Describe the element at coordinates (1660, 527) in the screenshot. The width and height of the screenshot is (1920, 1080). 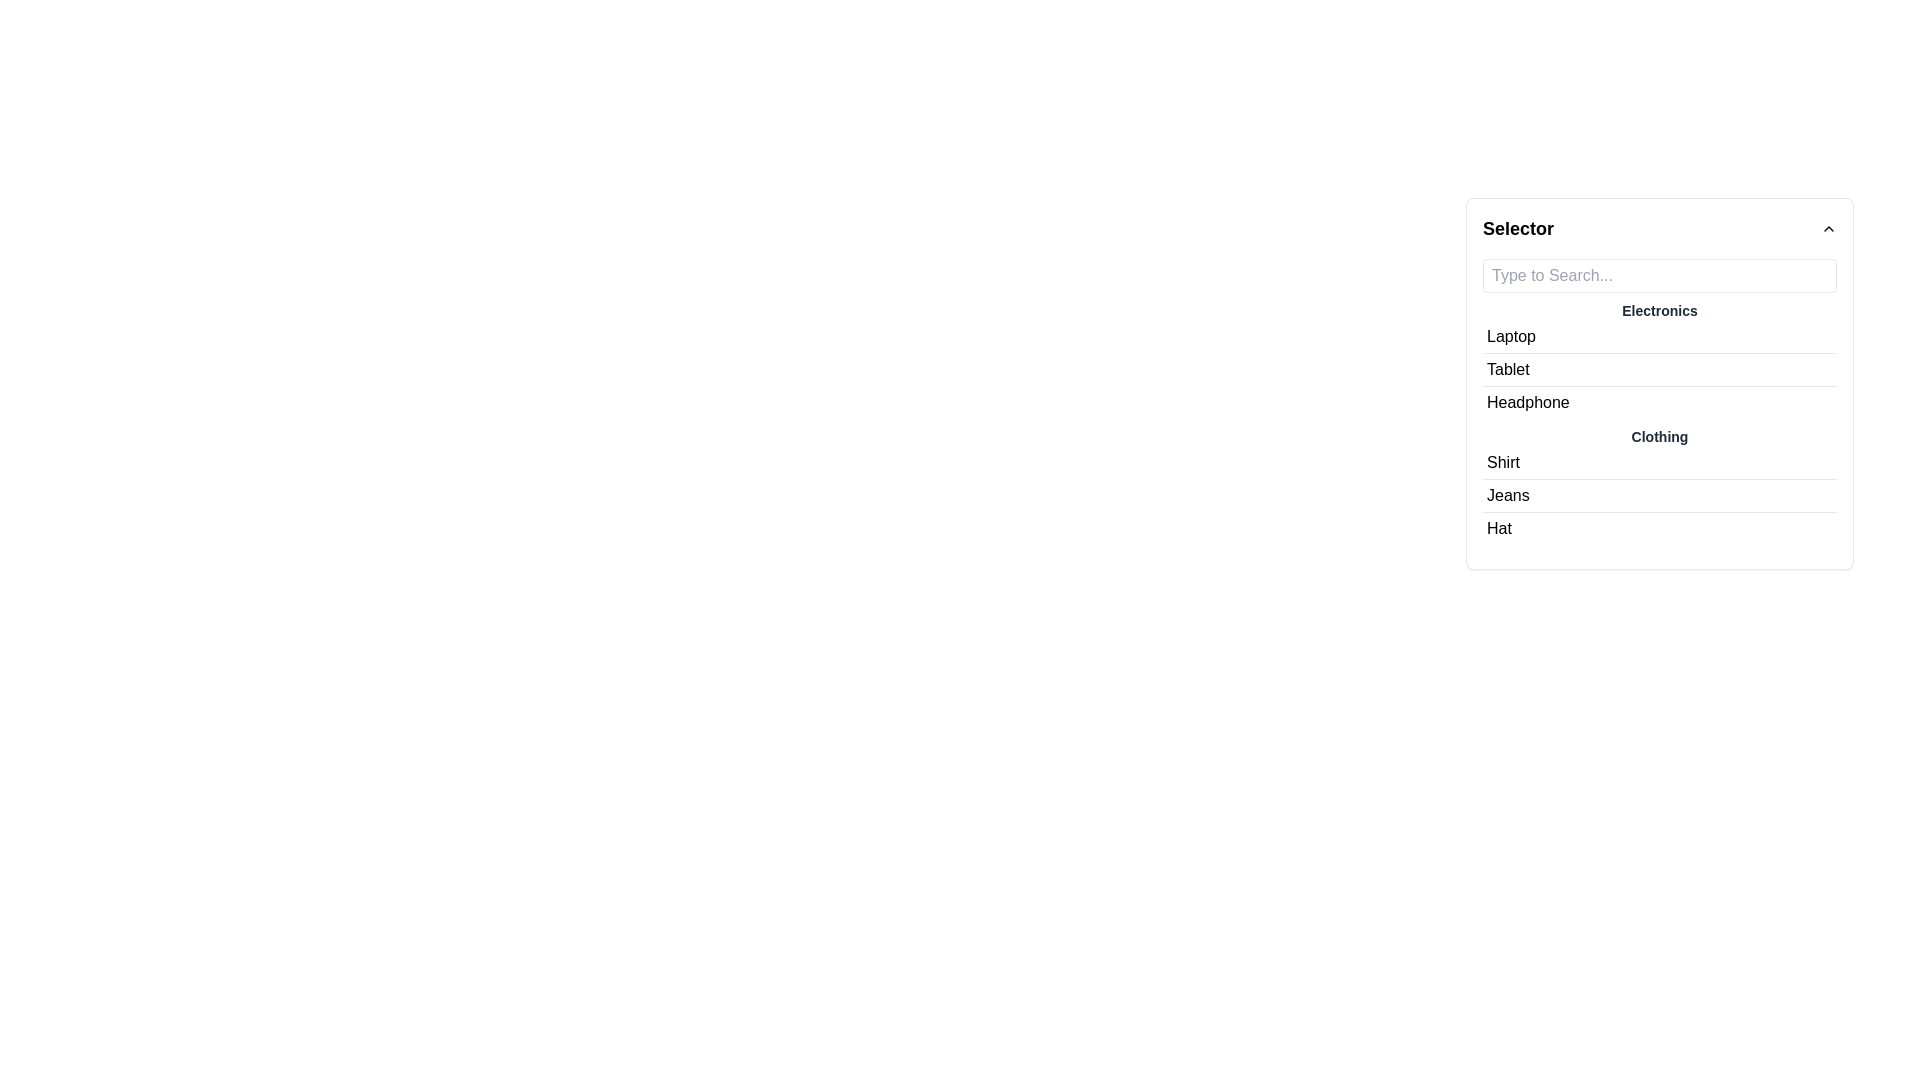
I see `the third item in the 'Clothing' section of the dropdown menu` at that location.